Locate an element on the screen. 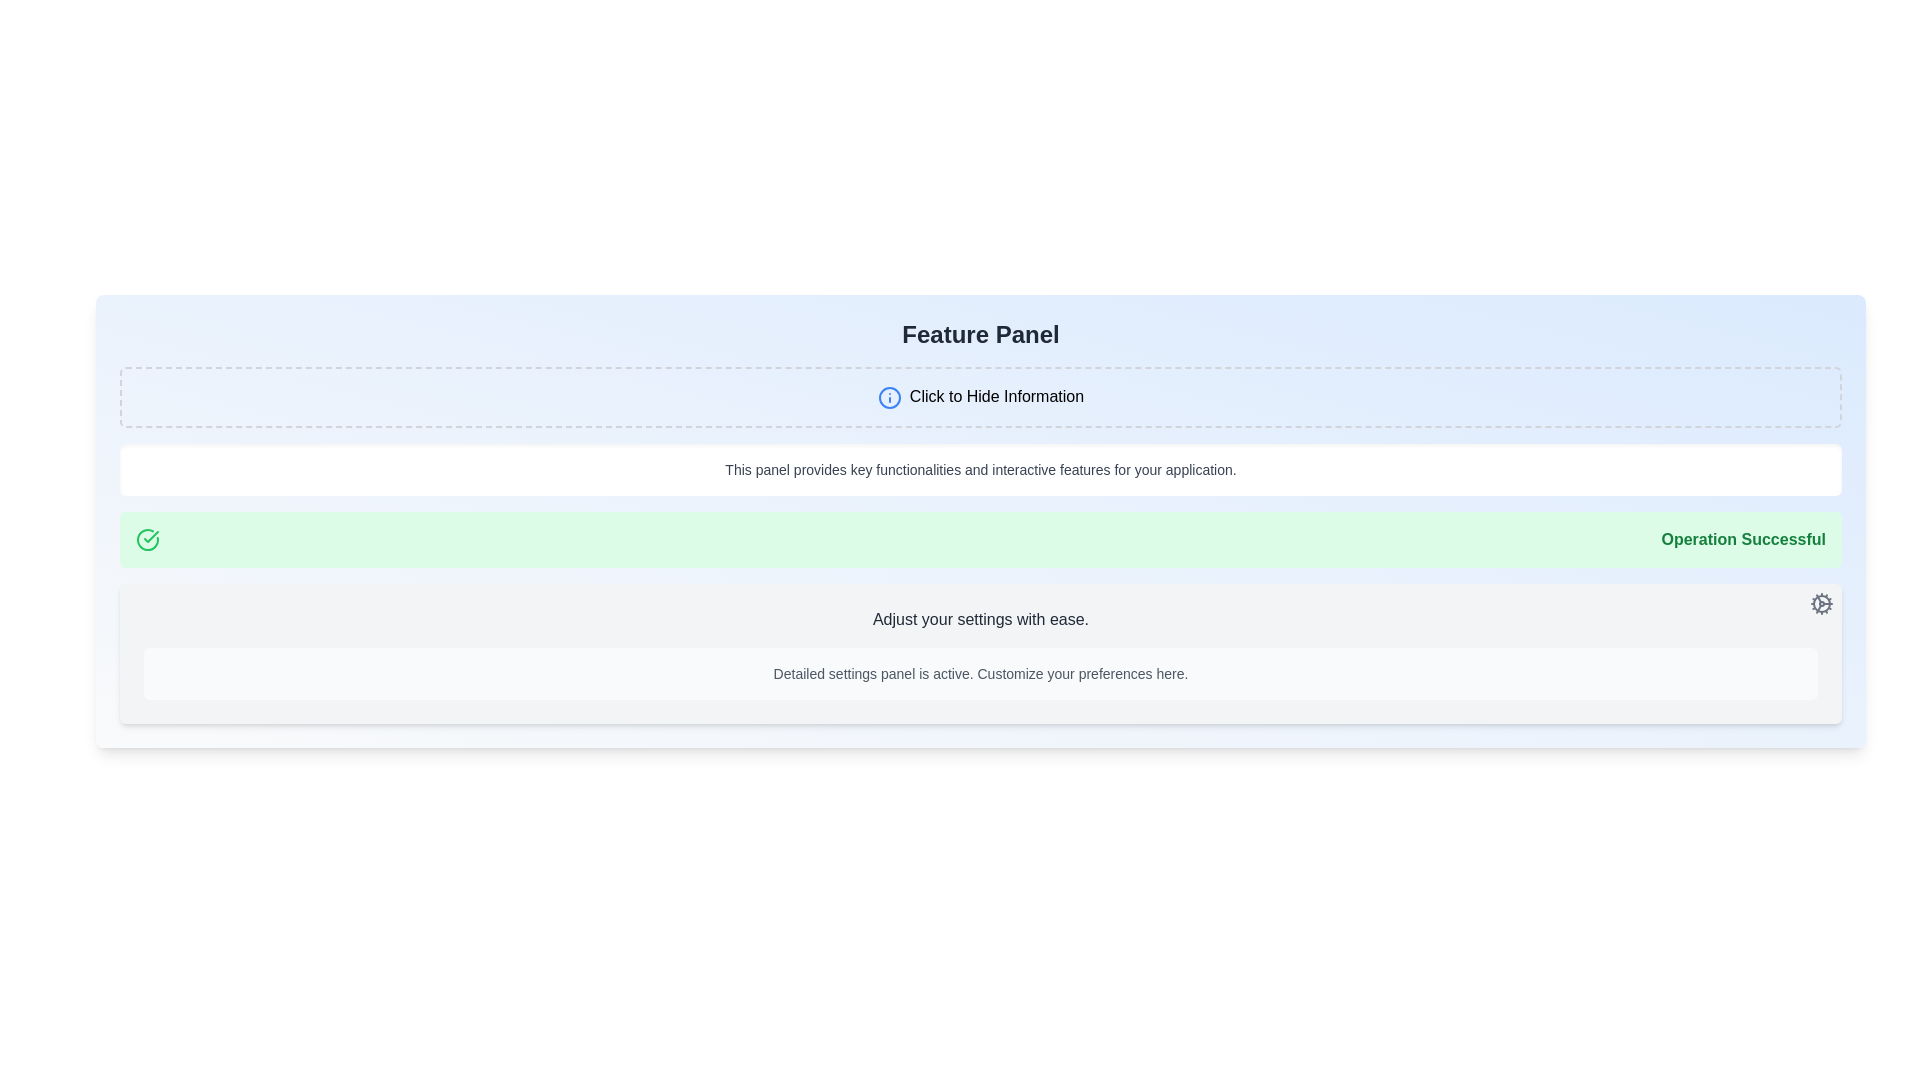 The width and height of the screenshot is (1920, 1080). text label that states 'Detailed settings panel is active. Customize your preferences here.' positioned at the bottom of the visual panel is located at coordinates (980, 672).